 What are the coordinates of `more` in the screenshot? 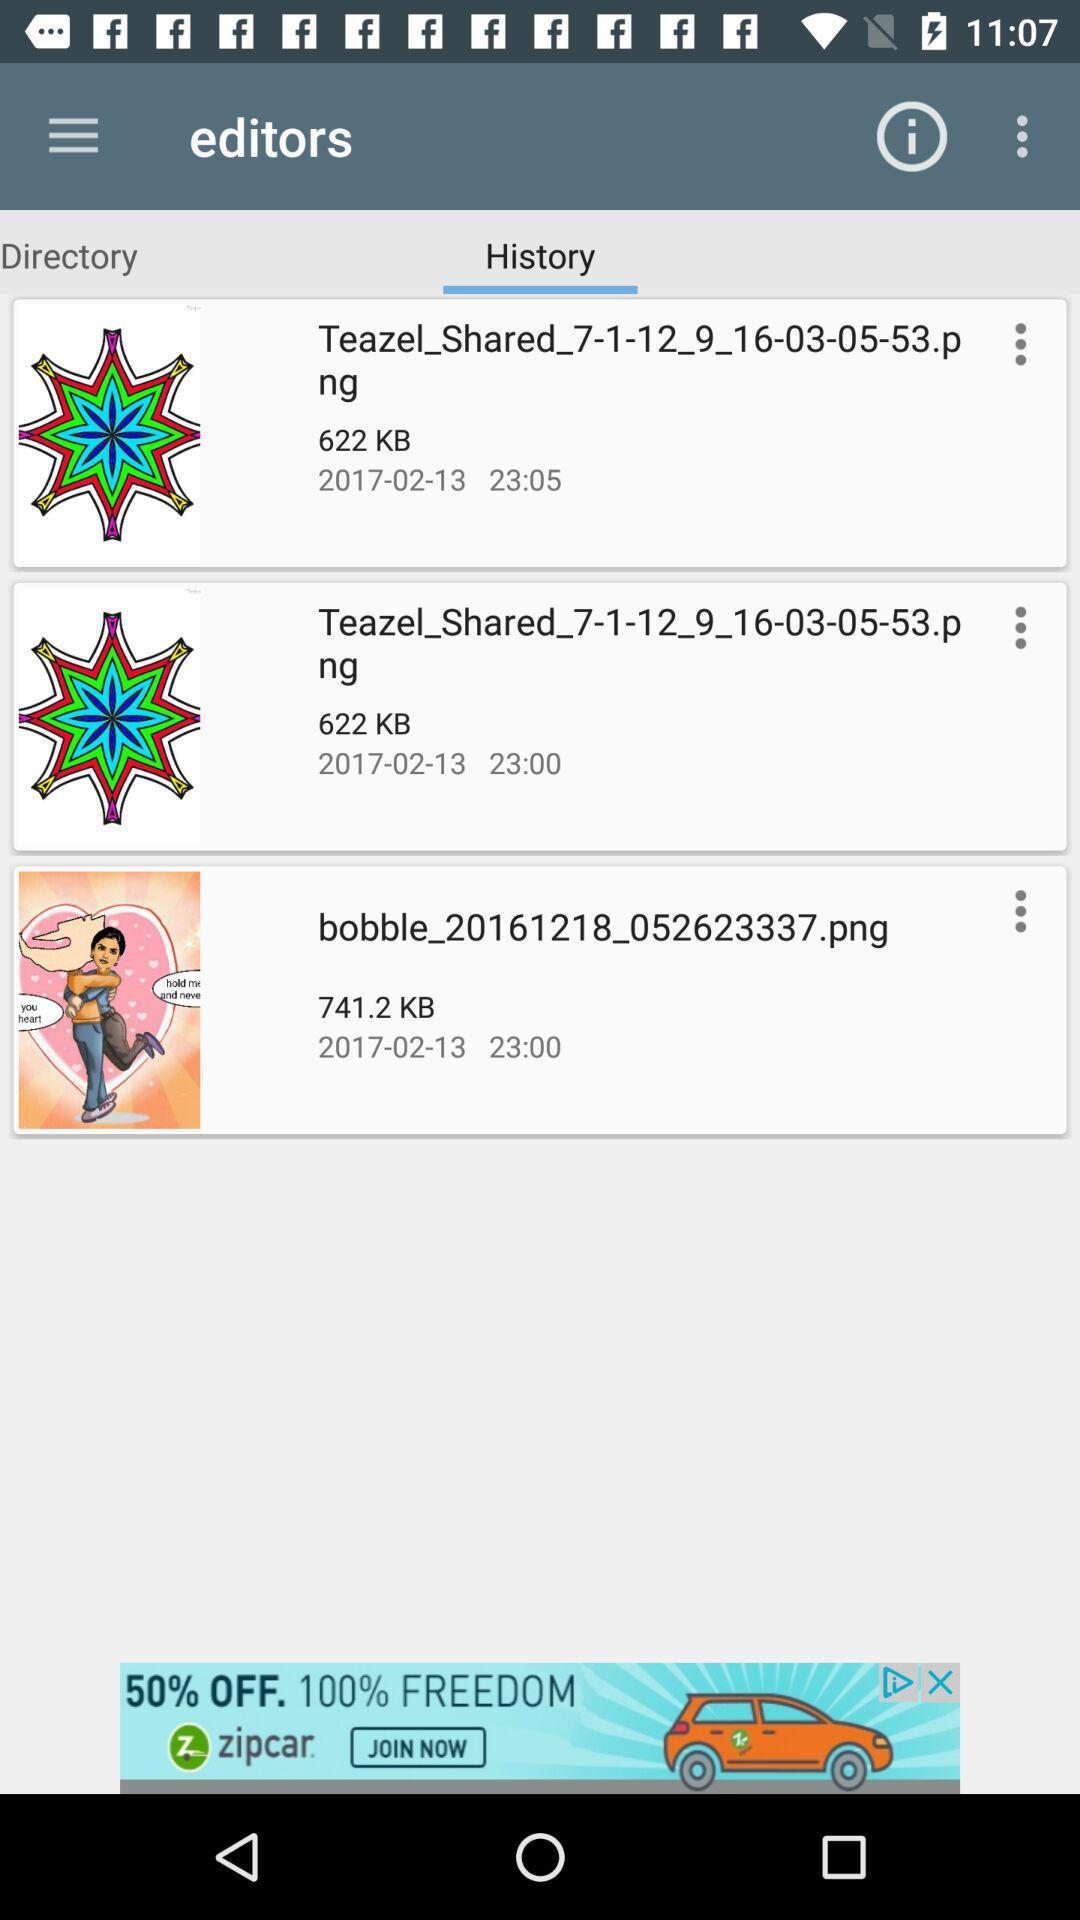 It's located at (1016, 344).